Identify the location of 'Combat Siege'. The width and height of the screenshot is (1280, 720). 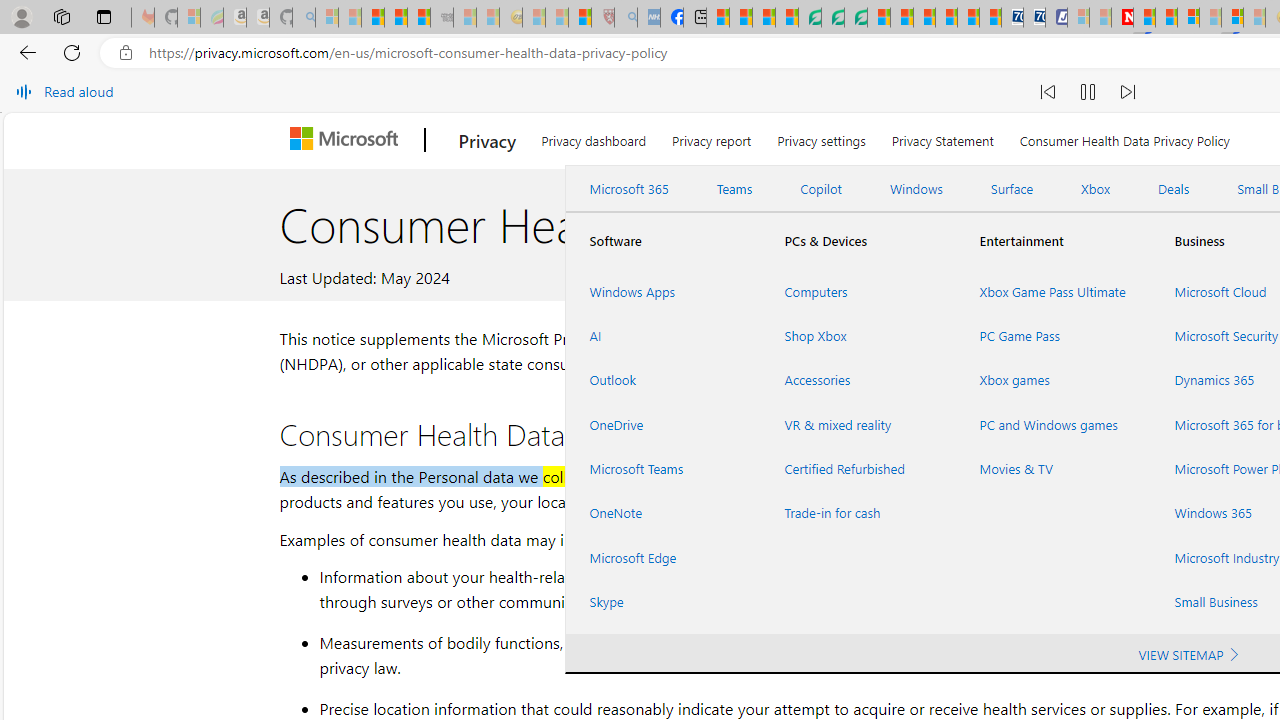
(441, 17).